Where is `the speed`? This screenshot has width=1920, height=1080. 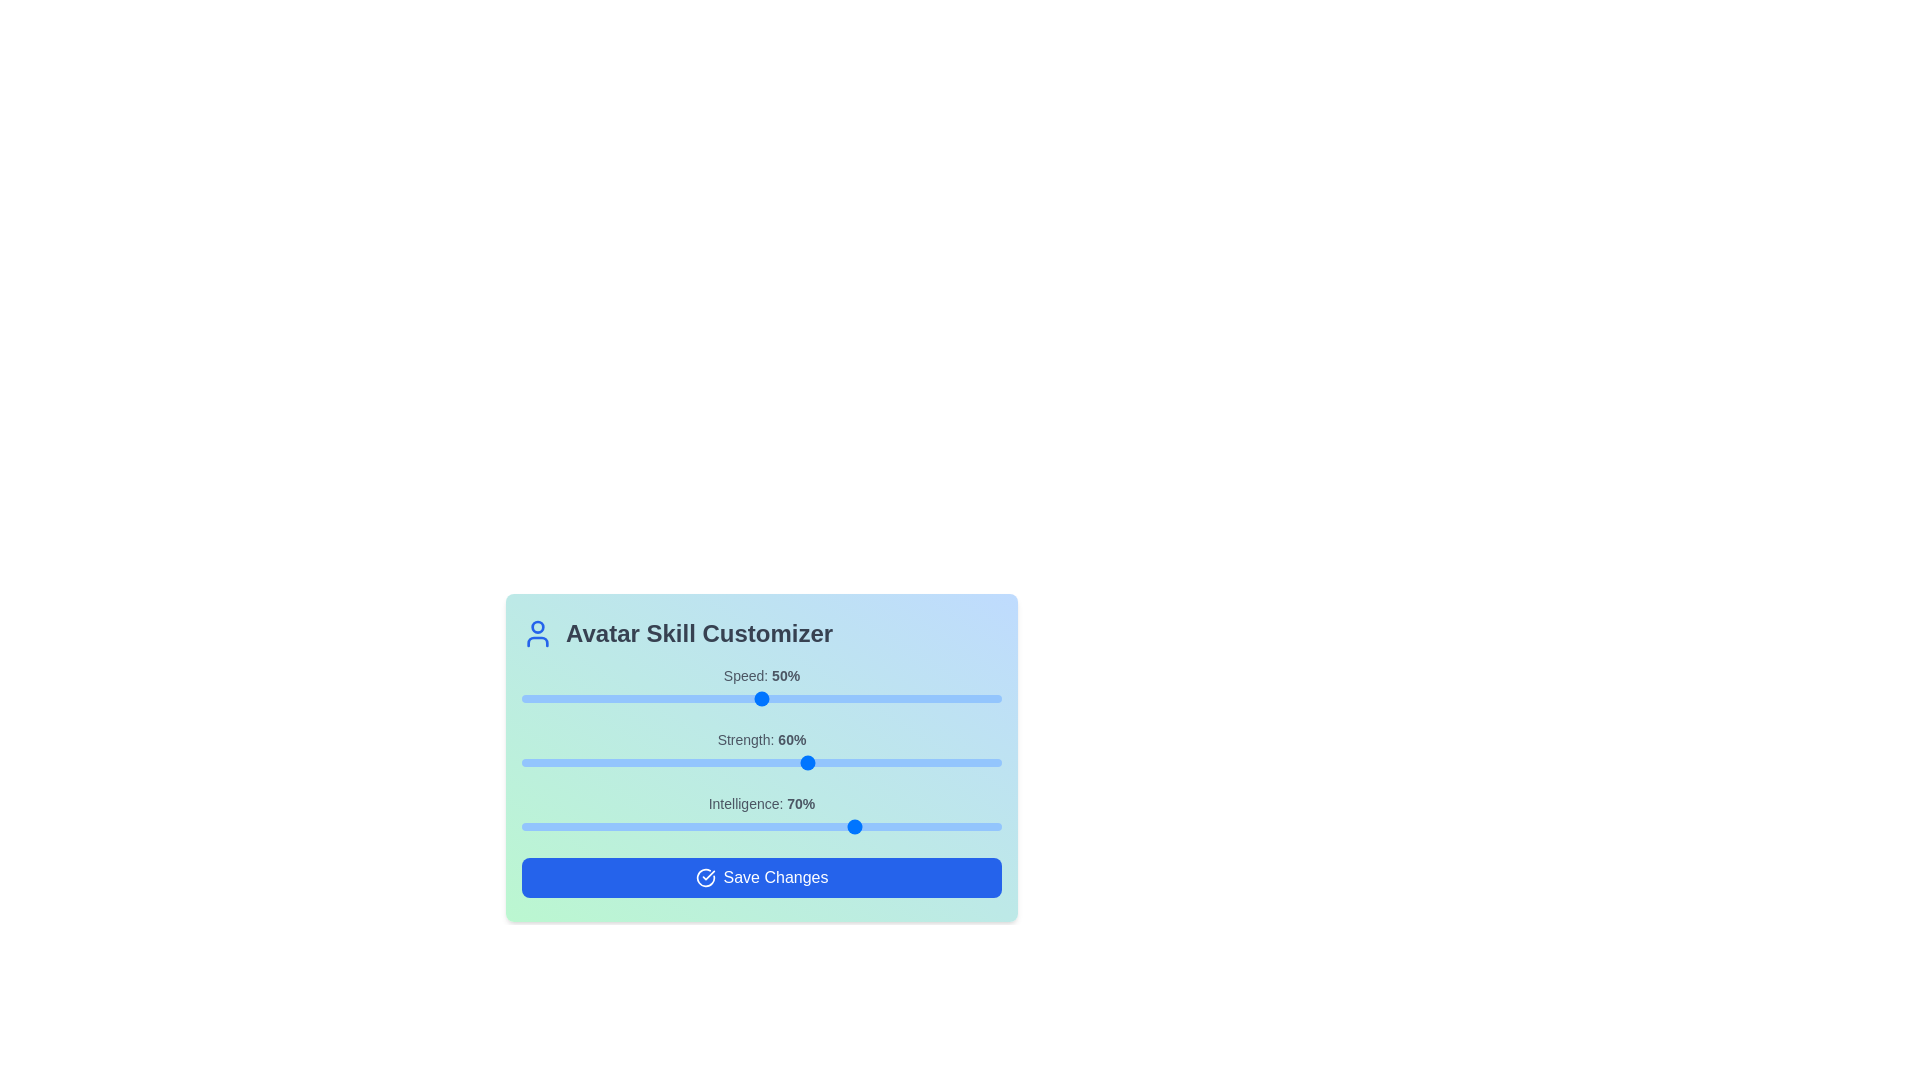 the speed is located at coordinates (938, 697).